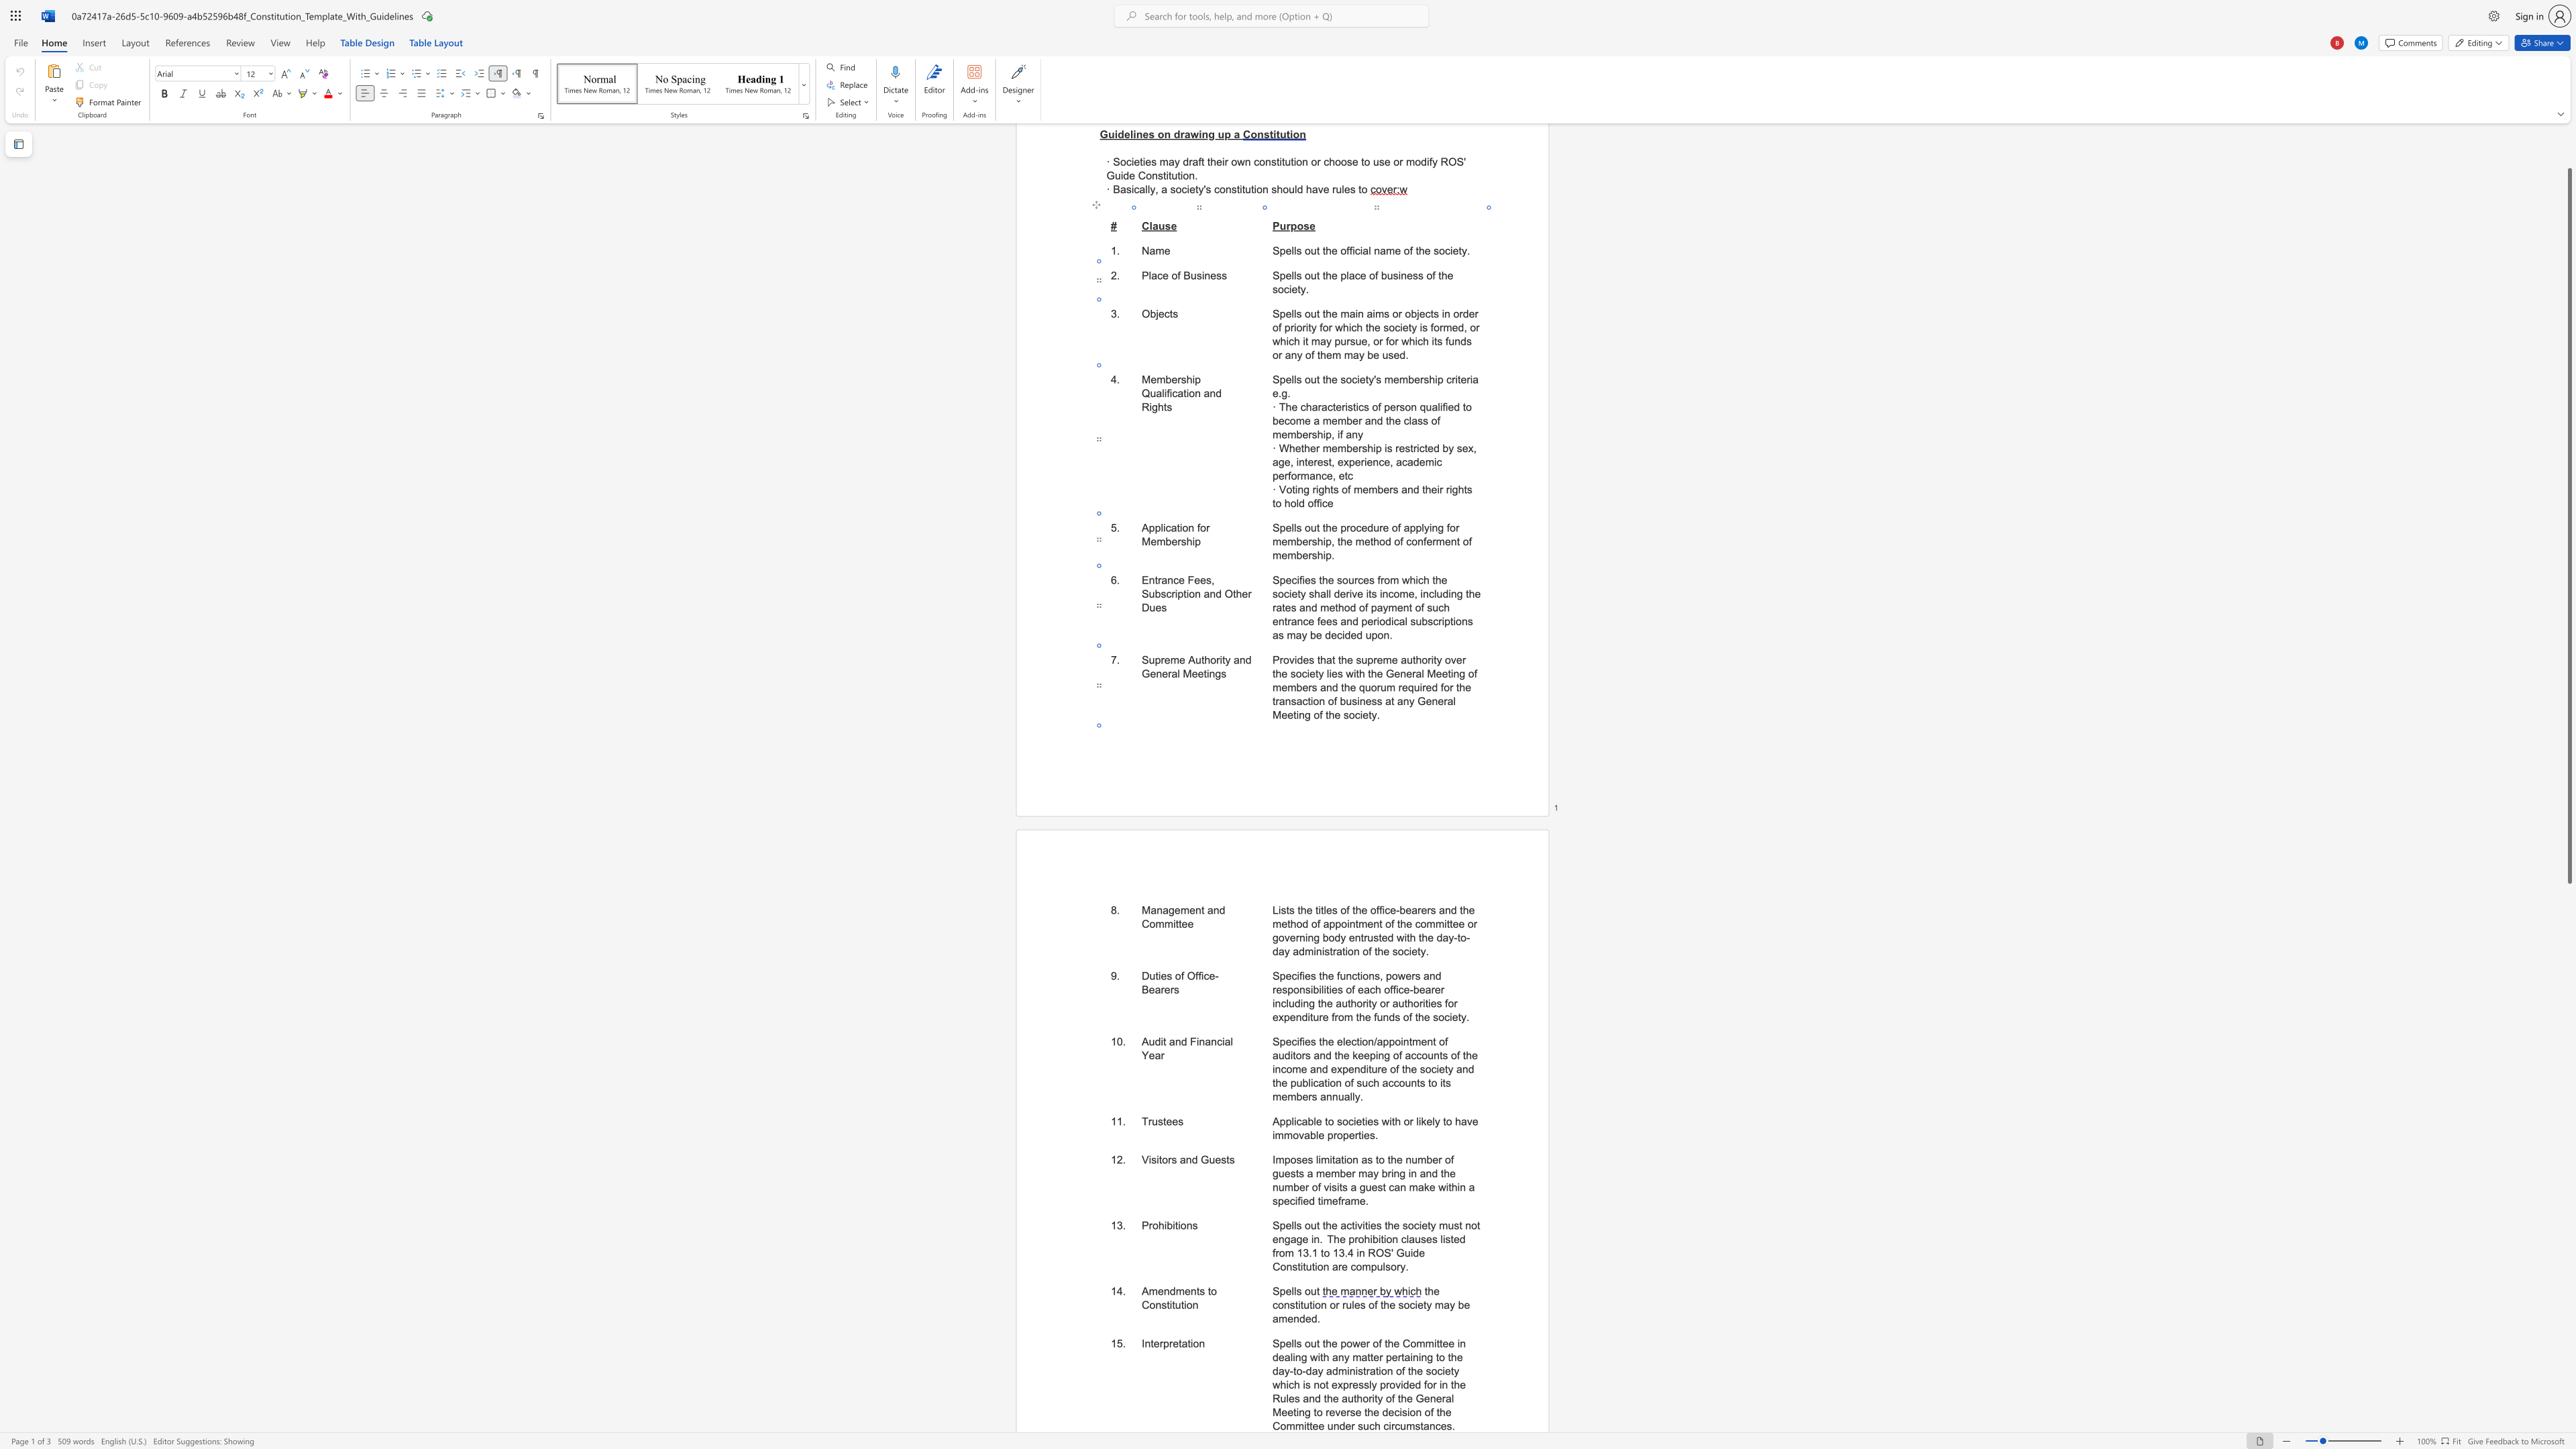 This screenshot has width=2576, height=1449. I want to click on the 1th character "i" in the text, so click(1346, 1370).